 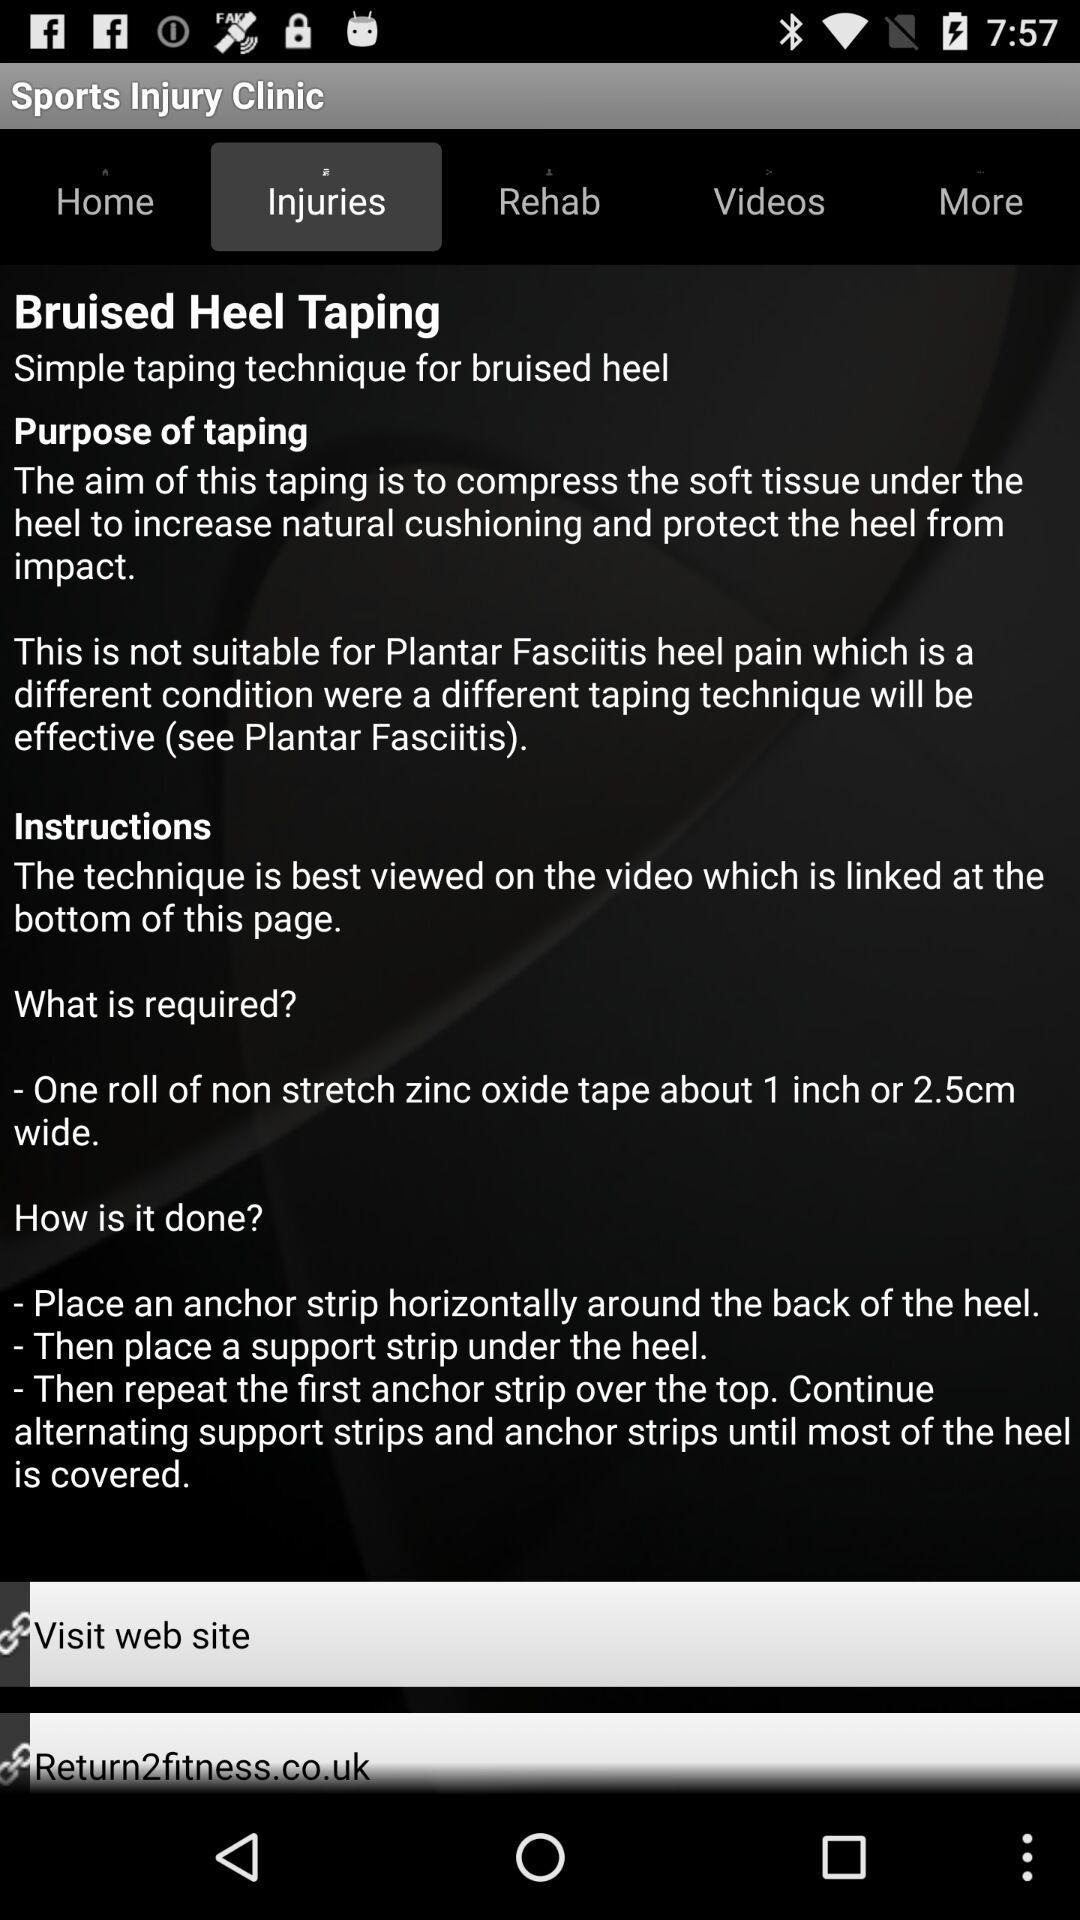 I want to click on item to the left of the rehab, so click(x=325, y=196).